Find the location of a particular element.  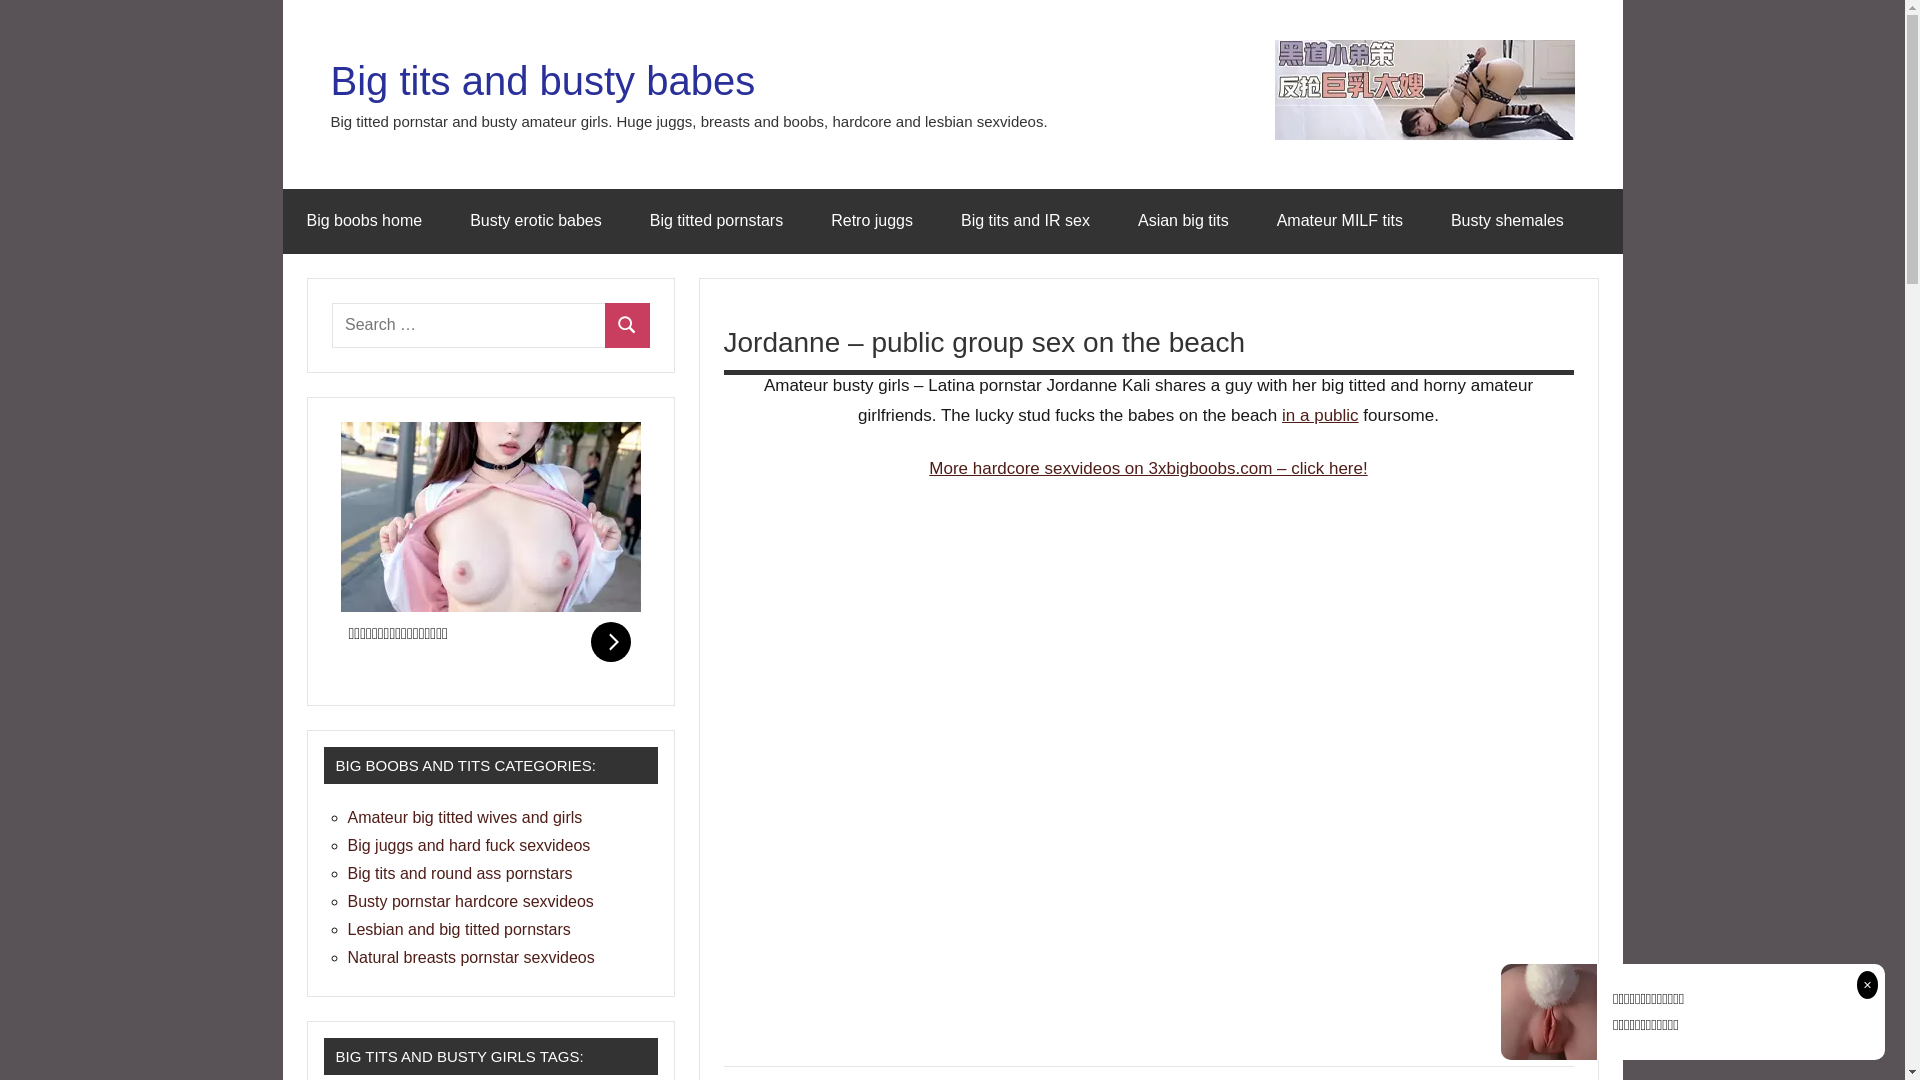

'Lesbian and big titted pornstars' is located at coordinates (347, 929).